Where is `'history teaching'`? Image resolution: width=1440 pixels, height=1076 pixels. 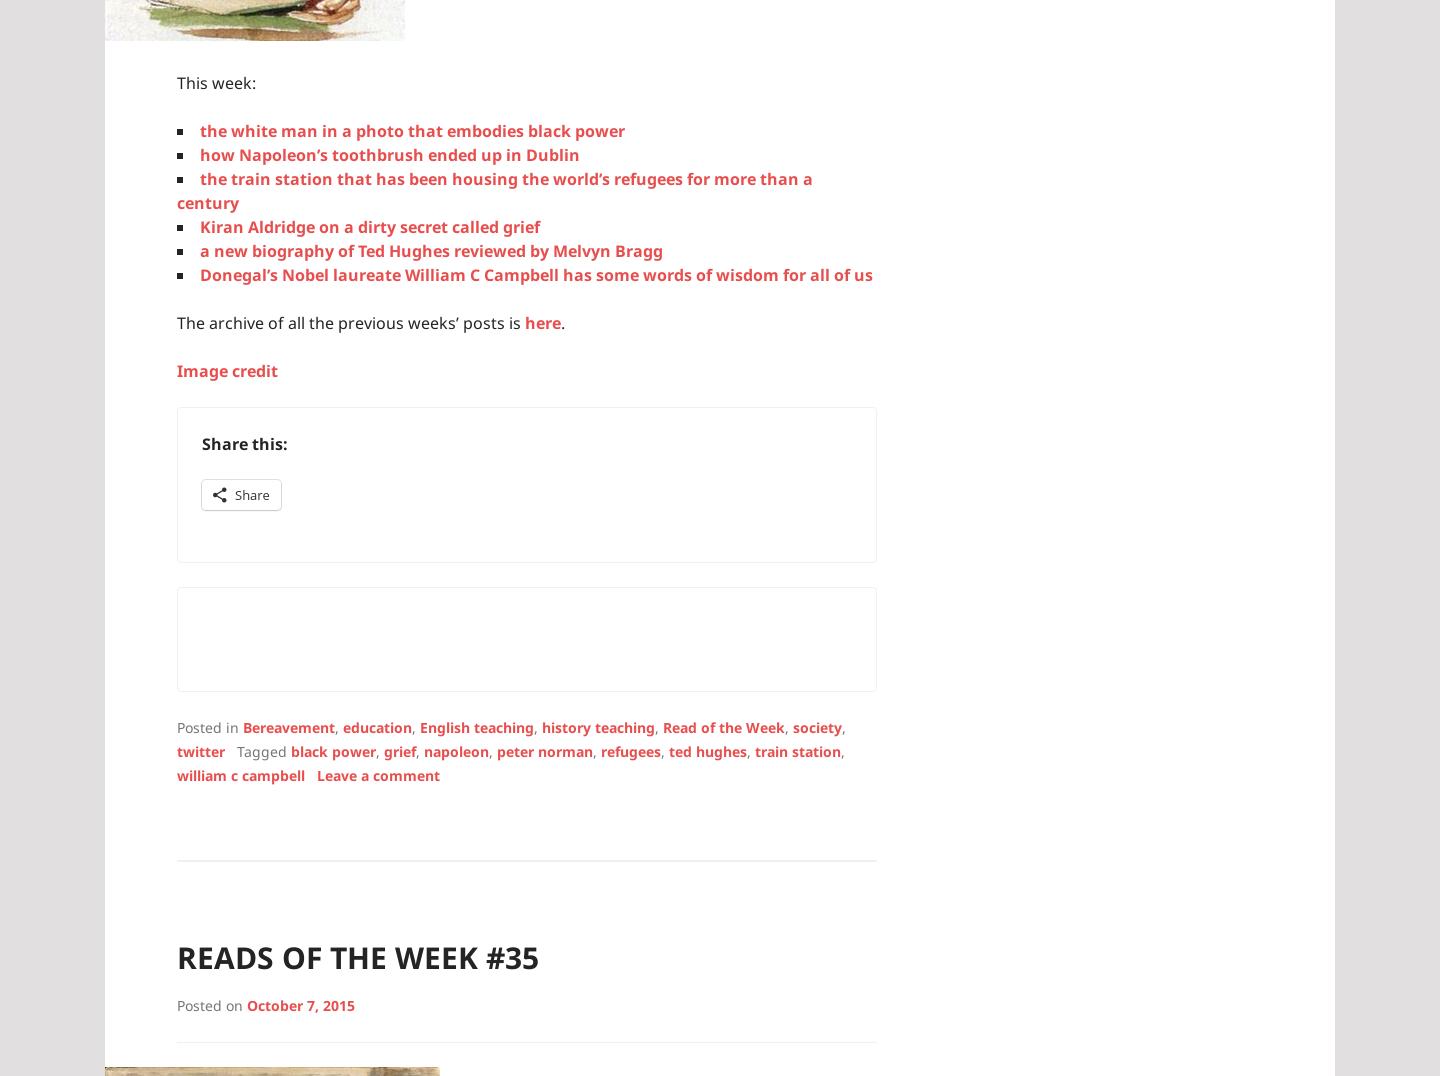 'history teaching' is located at coordinates (598, 725).